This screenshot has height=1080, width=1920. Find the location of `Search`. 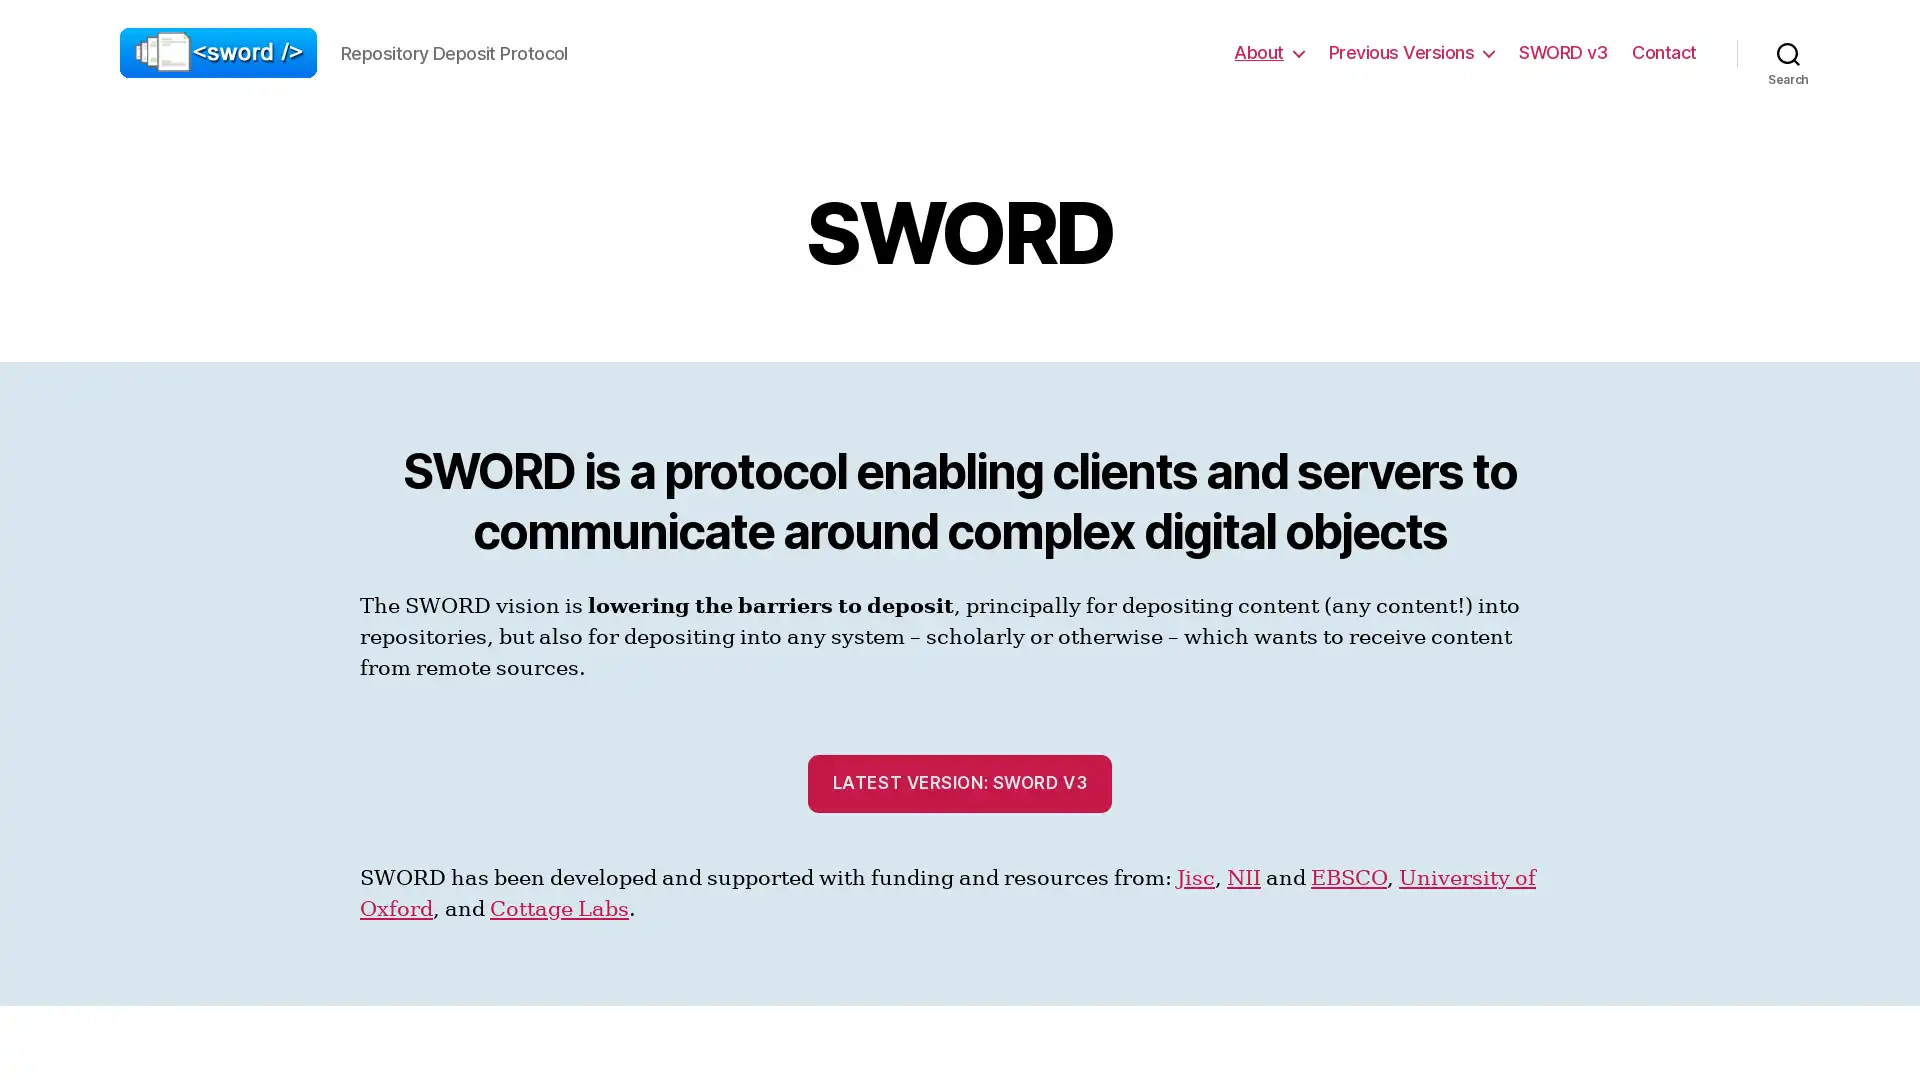

Search is located at coordinates (1788, 52).